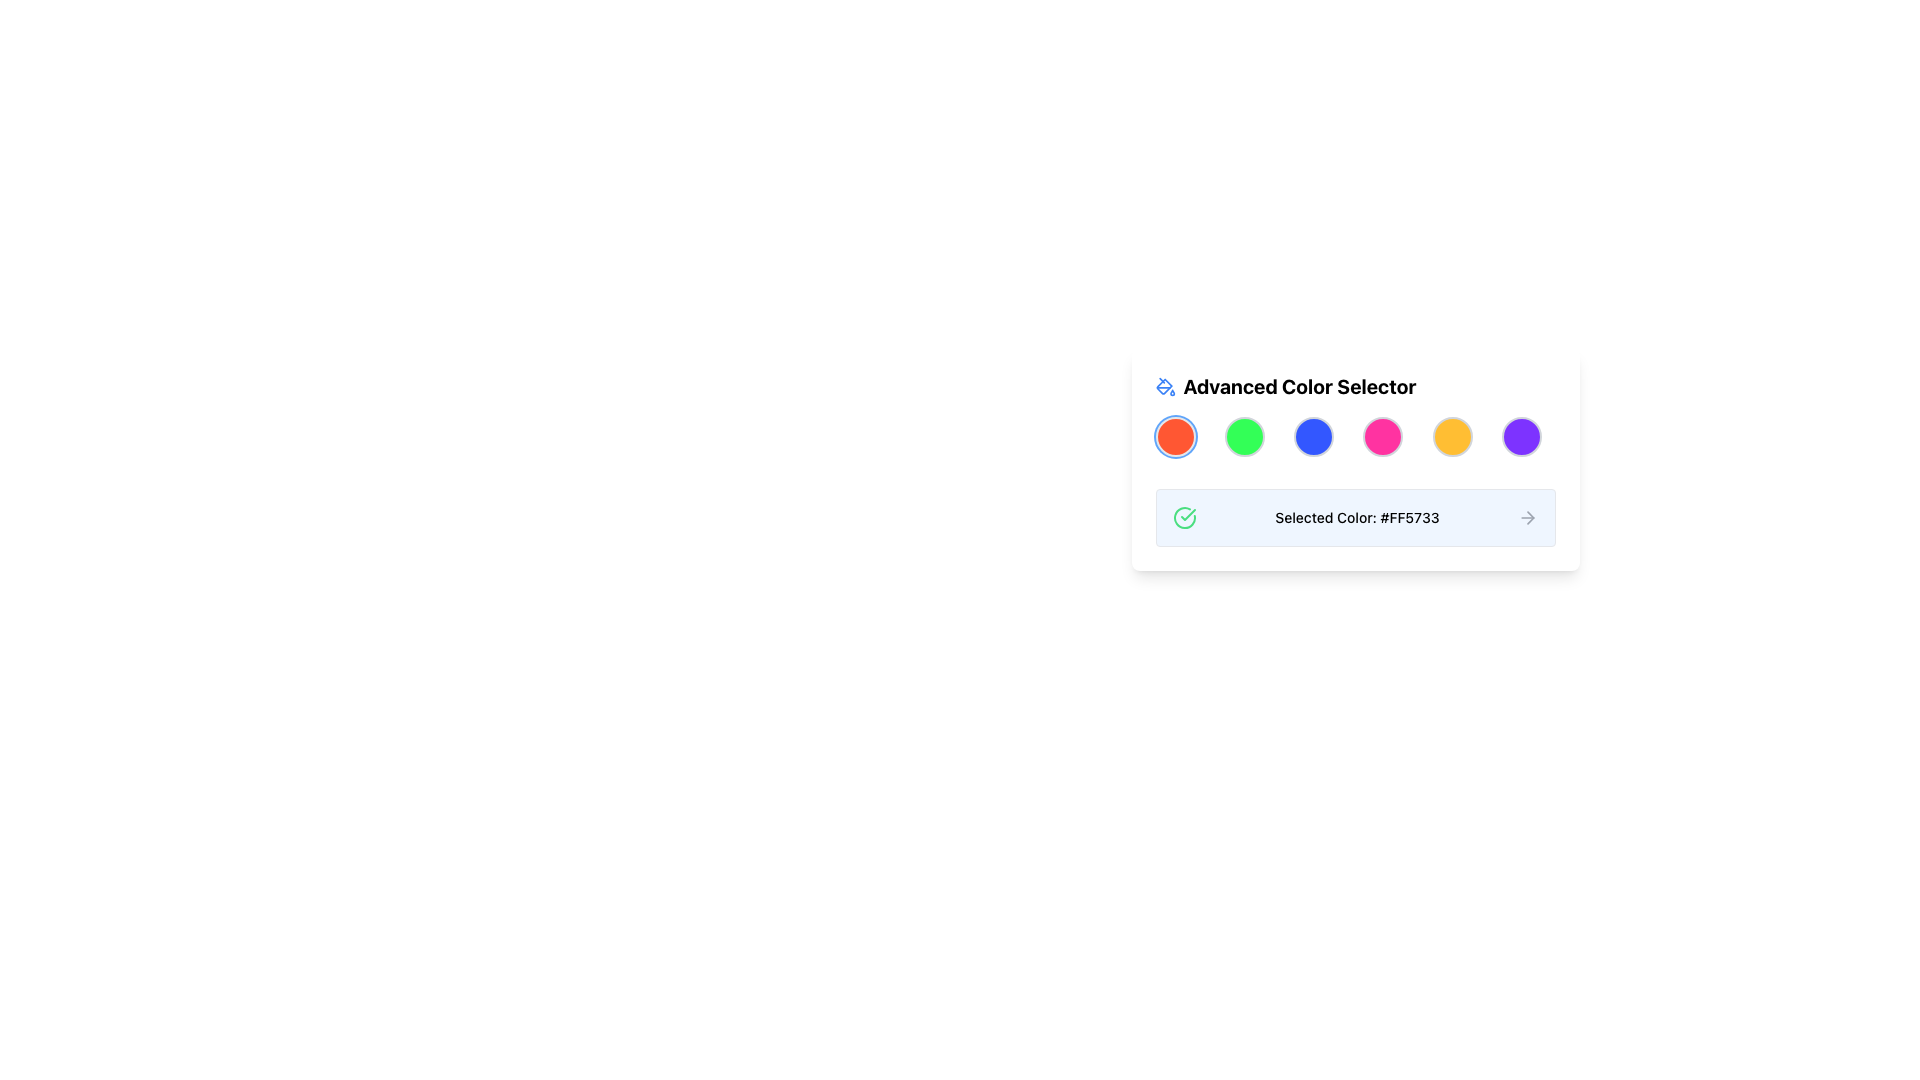 This screenshot has height=1080, width=1920. Describe the element at coordinates (1164, 386) in the screenshot. I see `the decorative icon for the color selection tool located in the top left corner of the 'Advanced Color Selector' header` at that location.